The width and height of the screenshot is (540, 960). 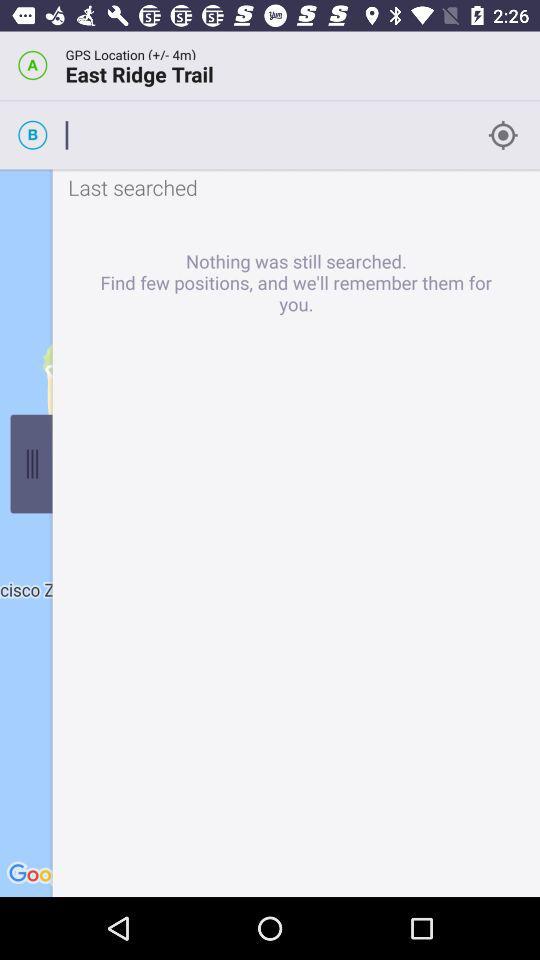 I want to click on text field, so click(x=268, y=134).